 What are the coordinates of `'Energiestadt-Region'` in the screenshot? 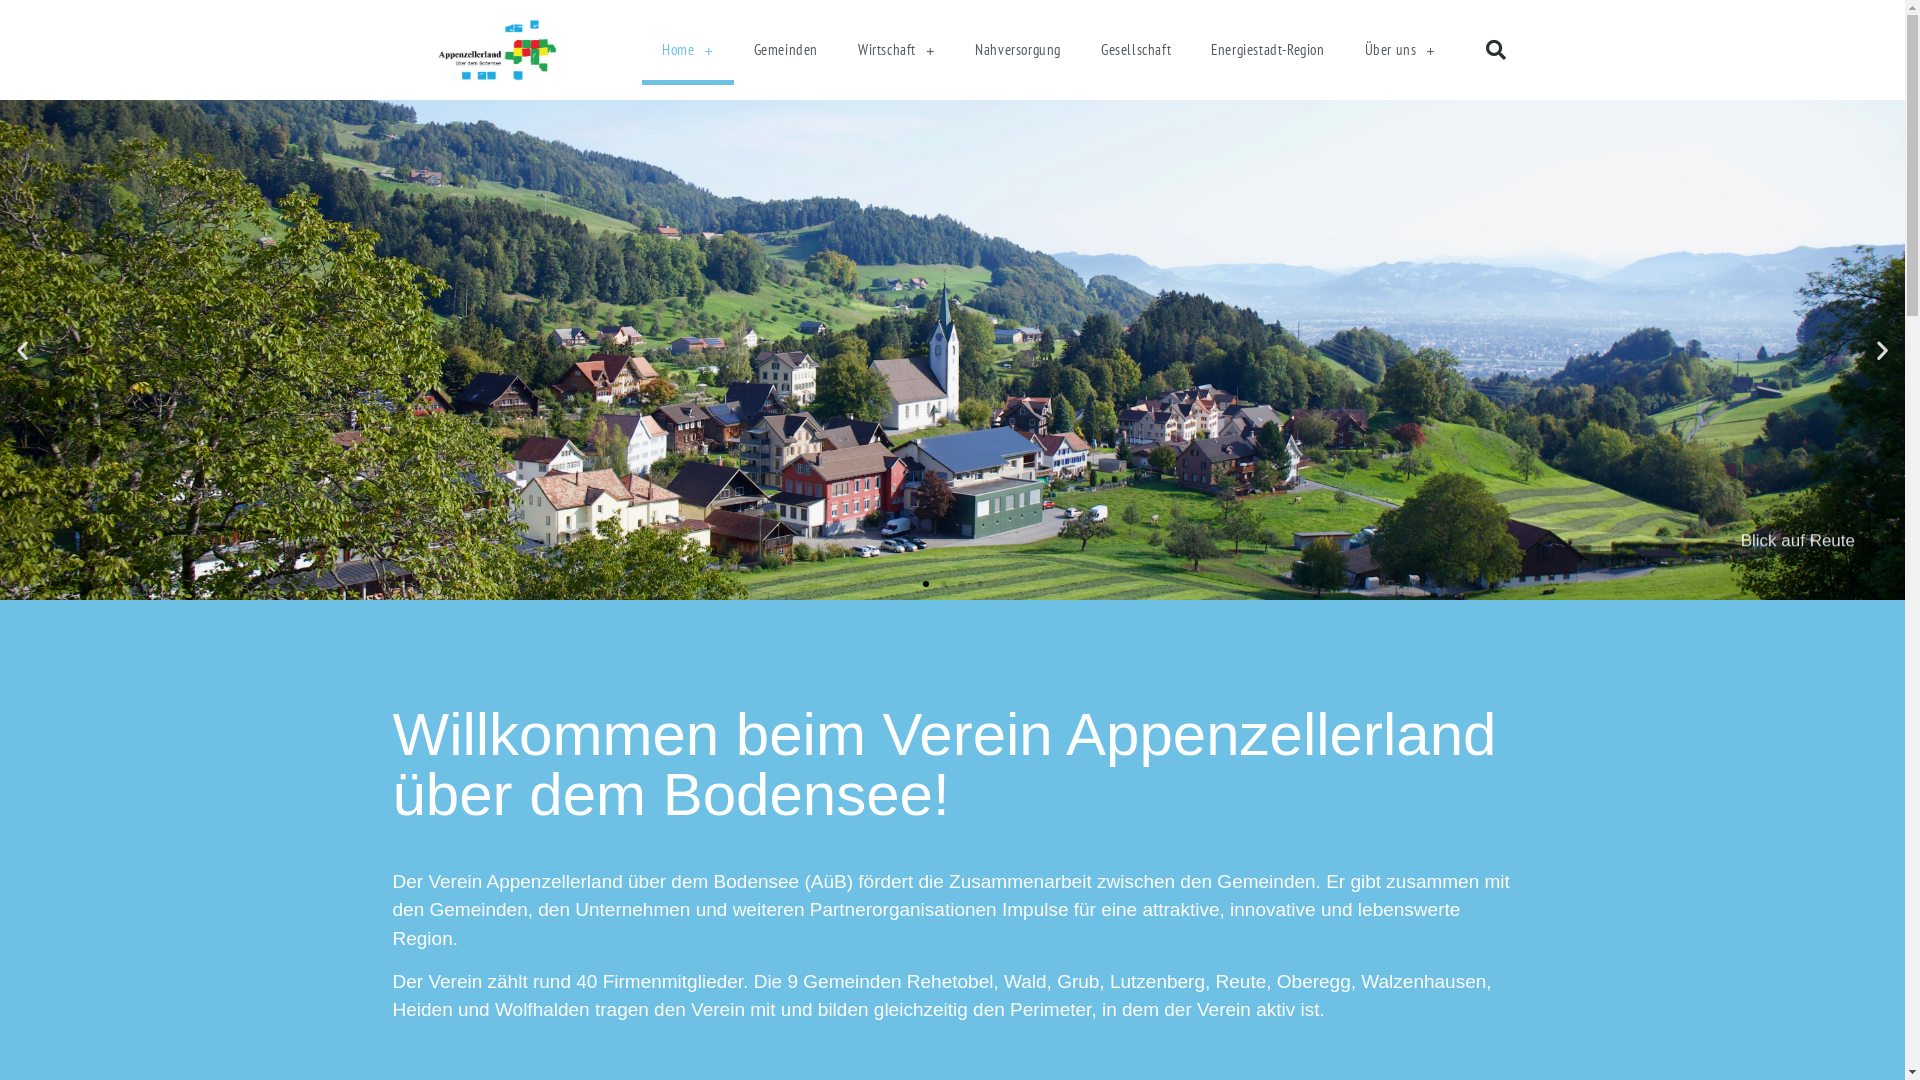 It's located at (1266, 49).